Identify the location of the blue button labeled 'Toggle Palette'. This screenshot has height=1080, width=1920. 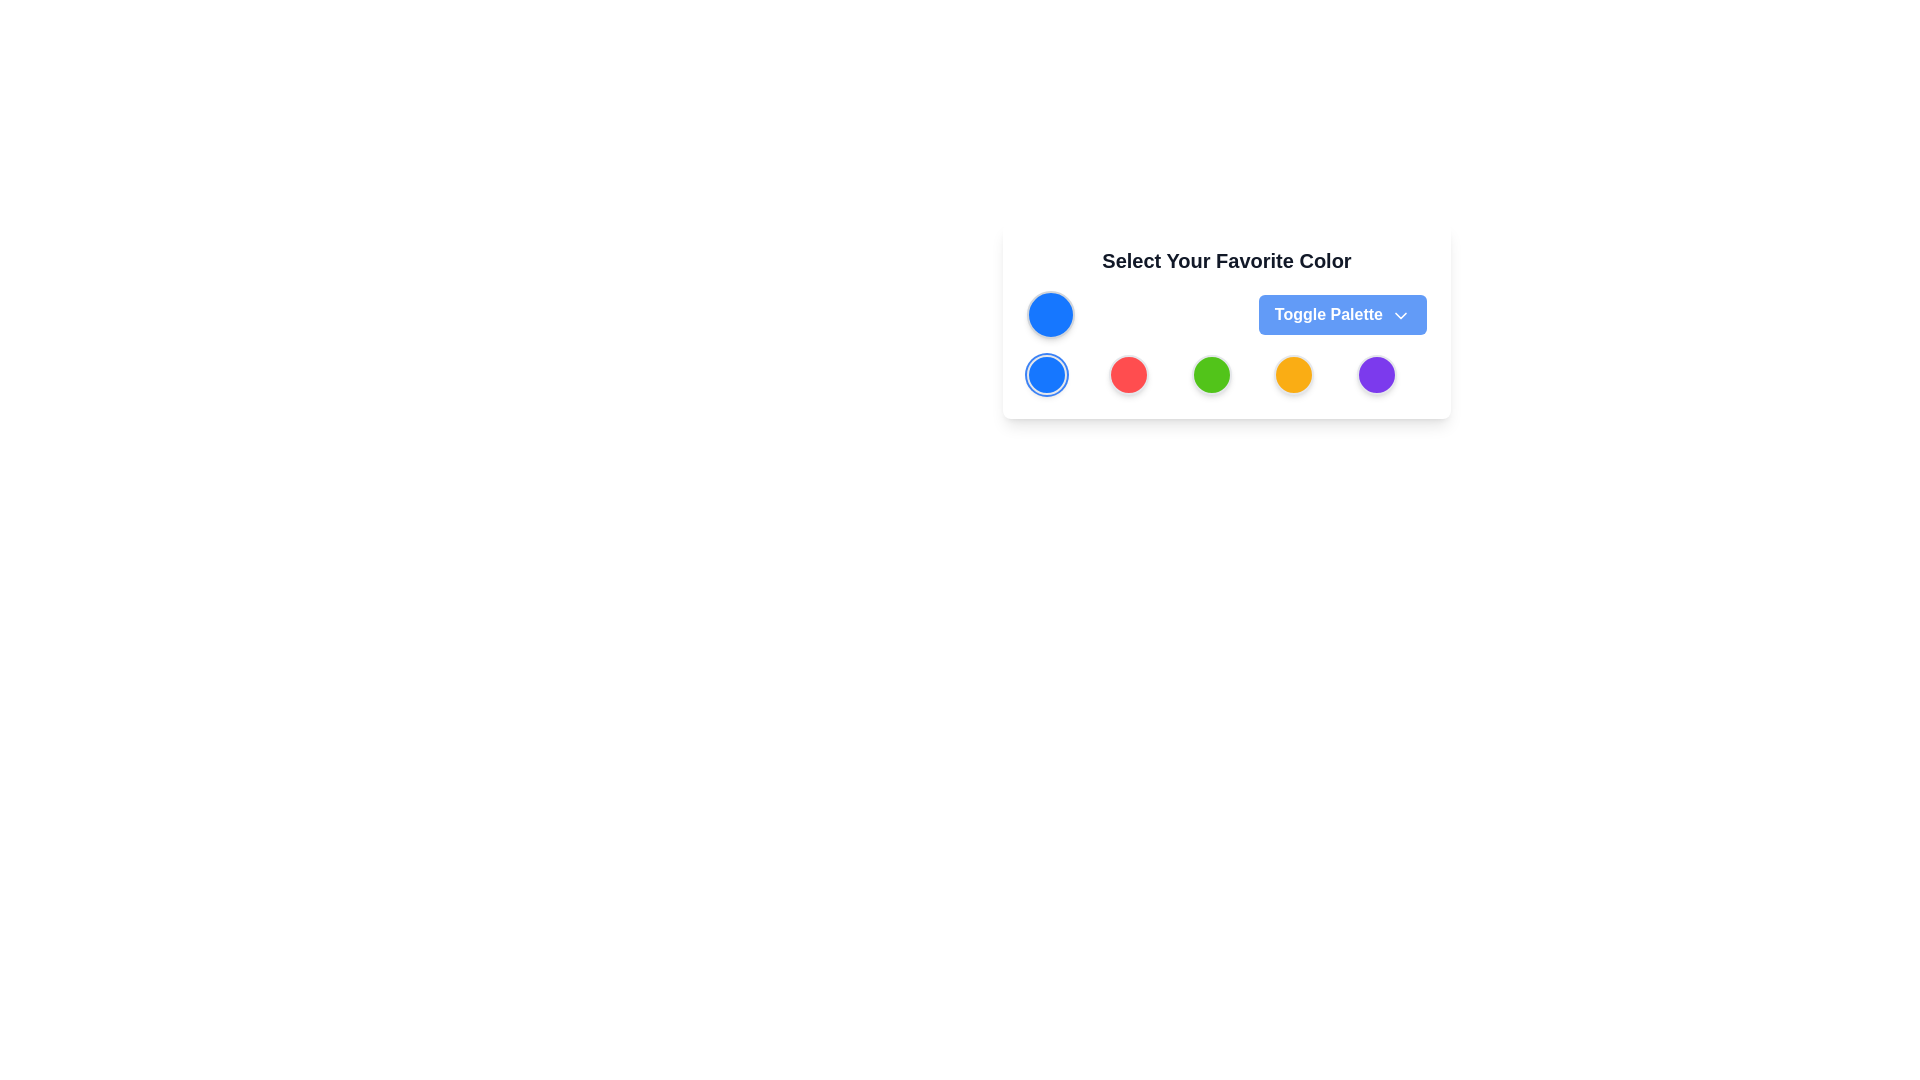
(1342, 315).